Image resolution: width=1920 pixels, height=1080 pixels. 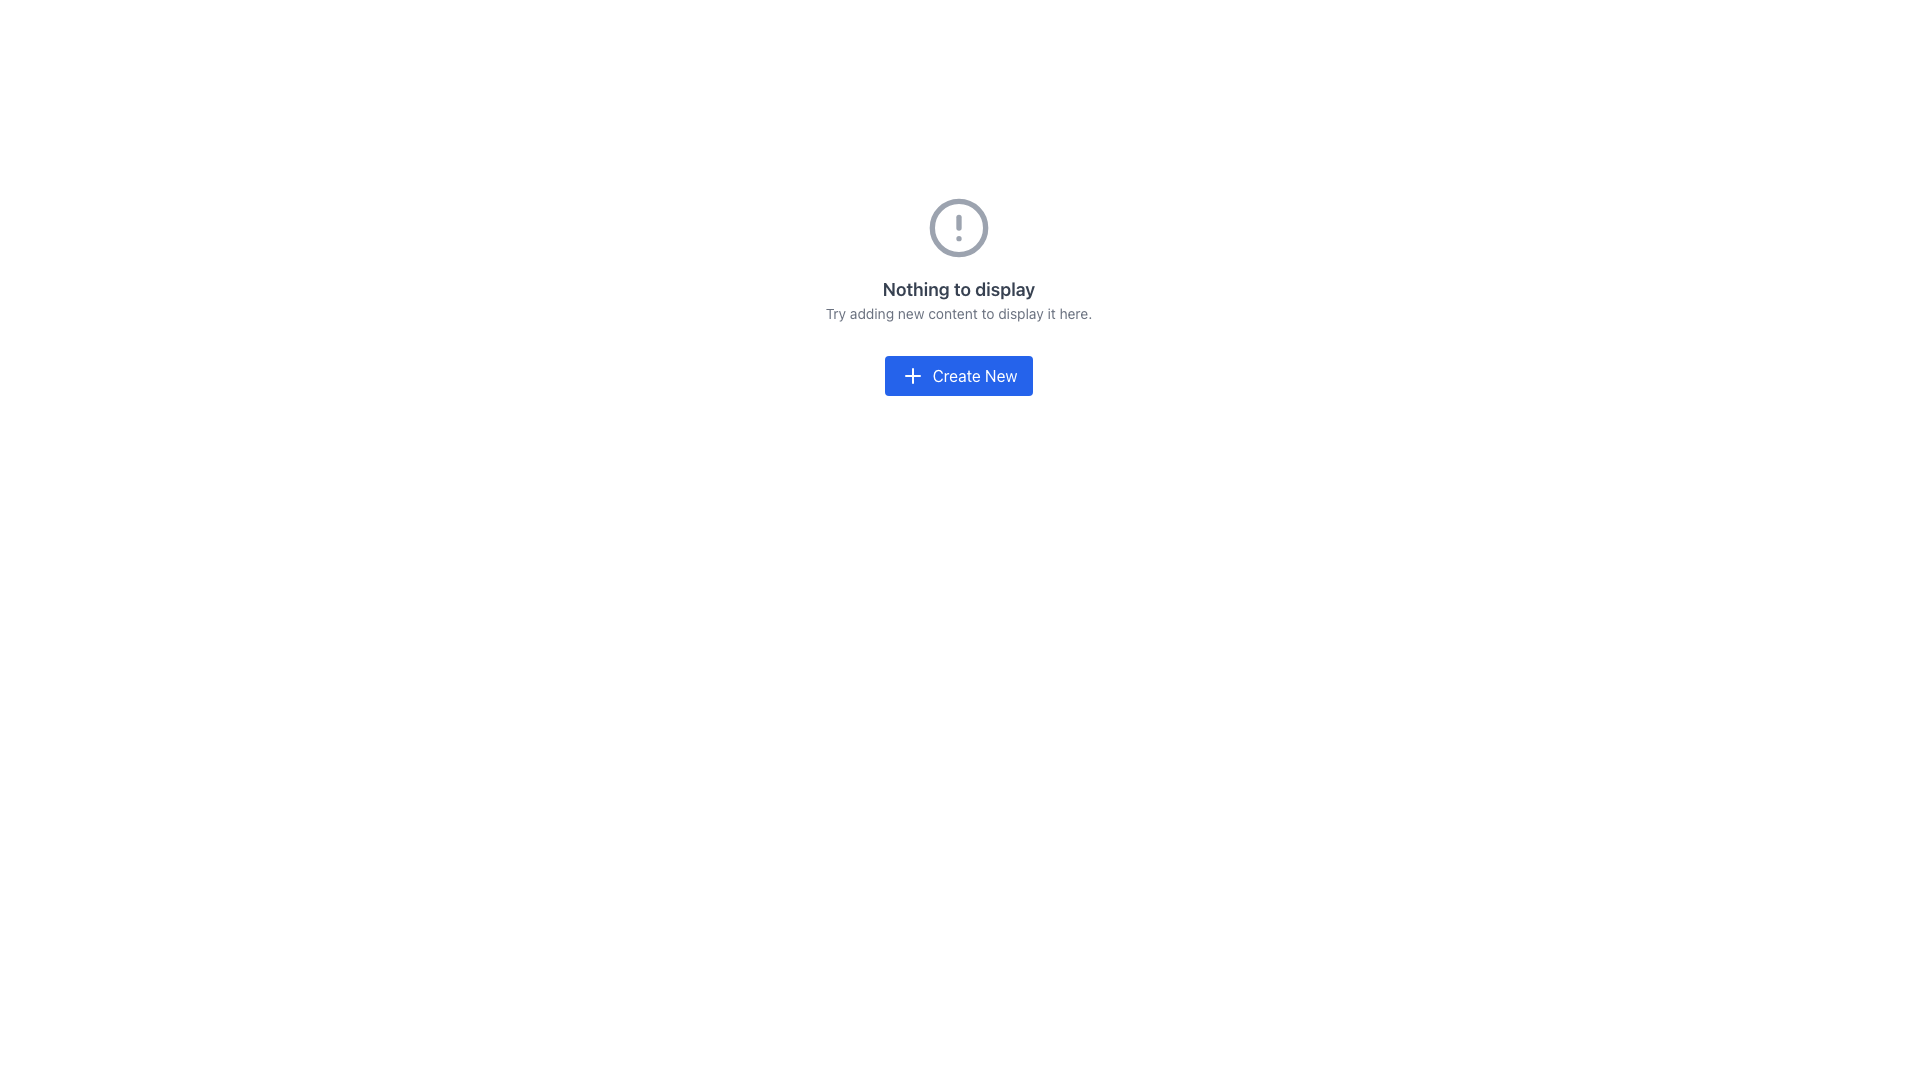 I want to click on the circular light gray SVG element that is part of the alert icon, positioned above the text 'Nothing, so click(x=958, y=226).